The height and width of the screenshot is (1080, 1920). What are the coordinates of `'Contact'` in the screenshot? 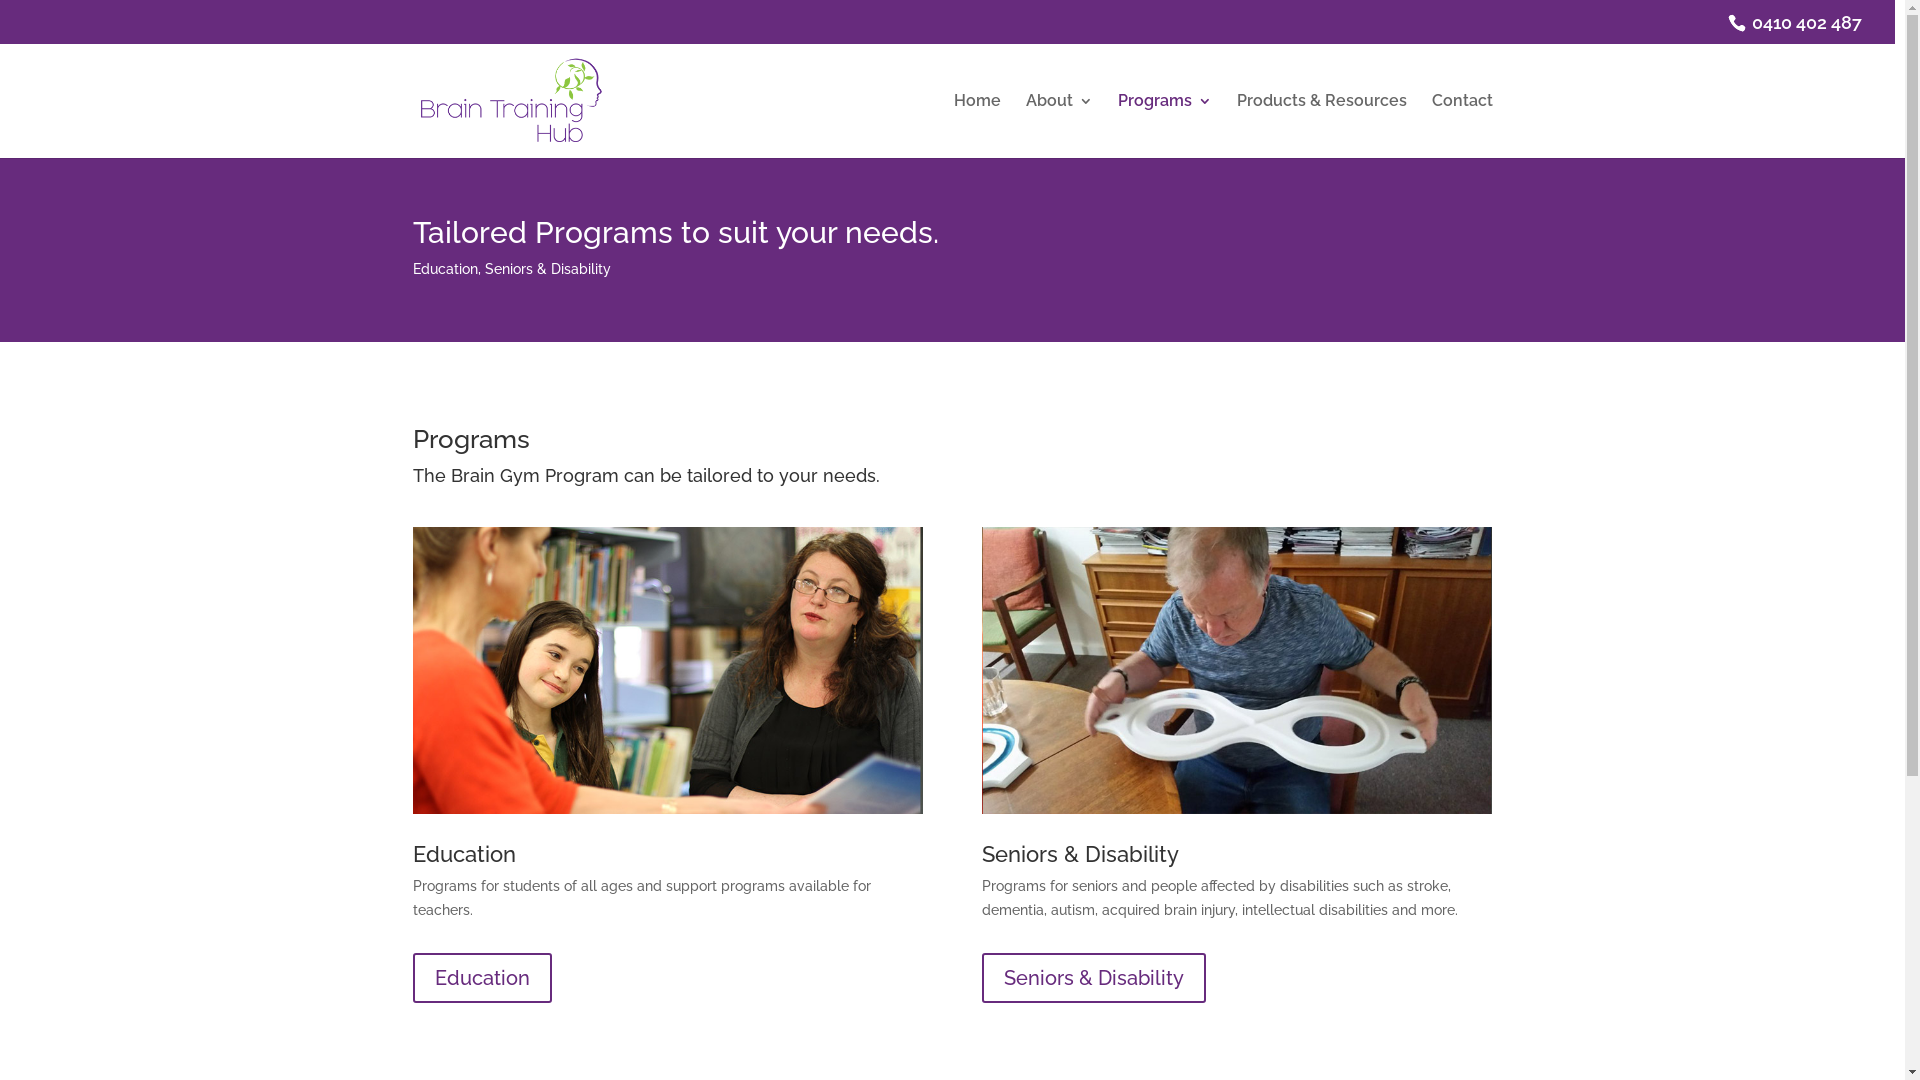 It's located at (1430, 126).